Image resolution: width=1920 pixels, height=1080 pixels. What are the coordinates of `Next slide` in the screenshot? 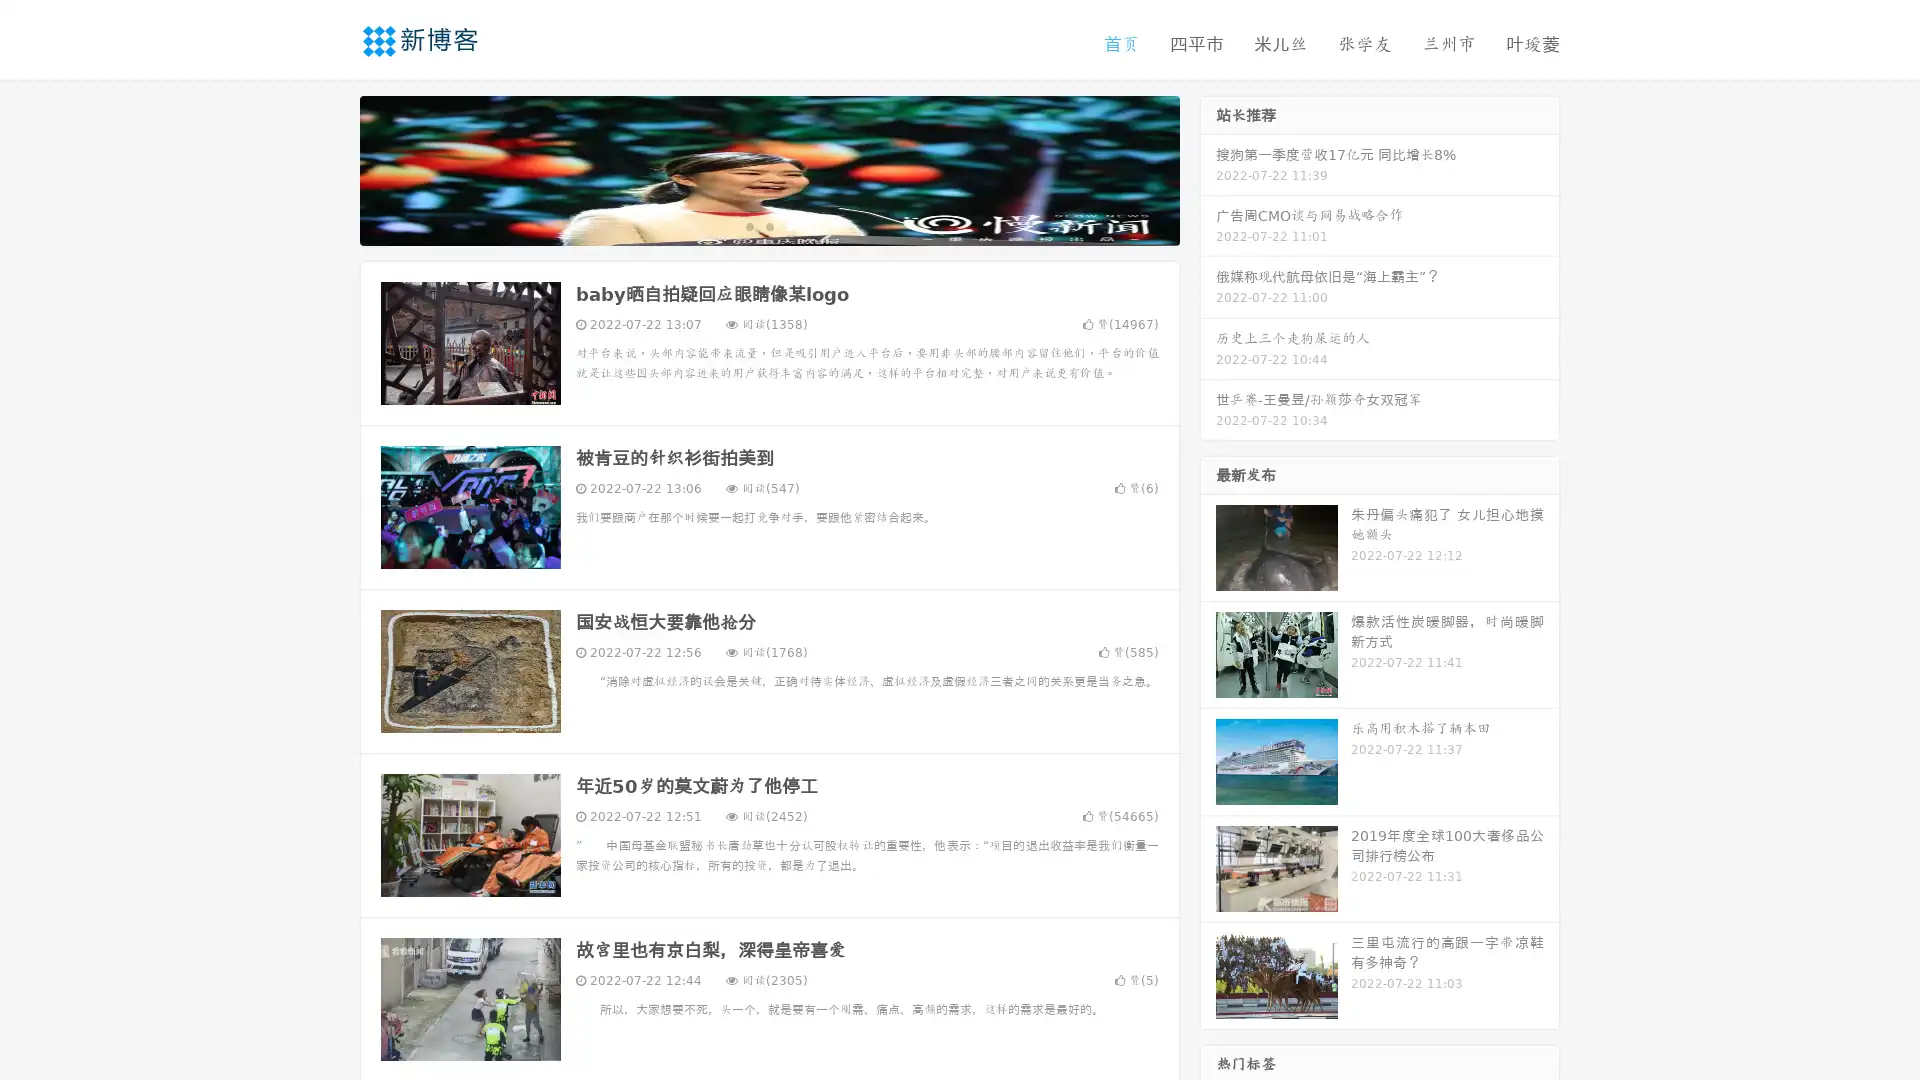 It's located at (1208, 168).